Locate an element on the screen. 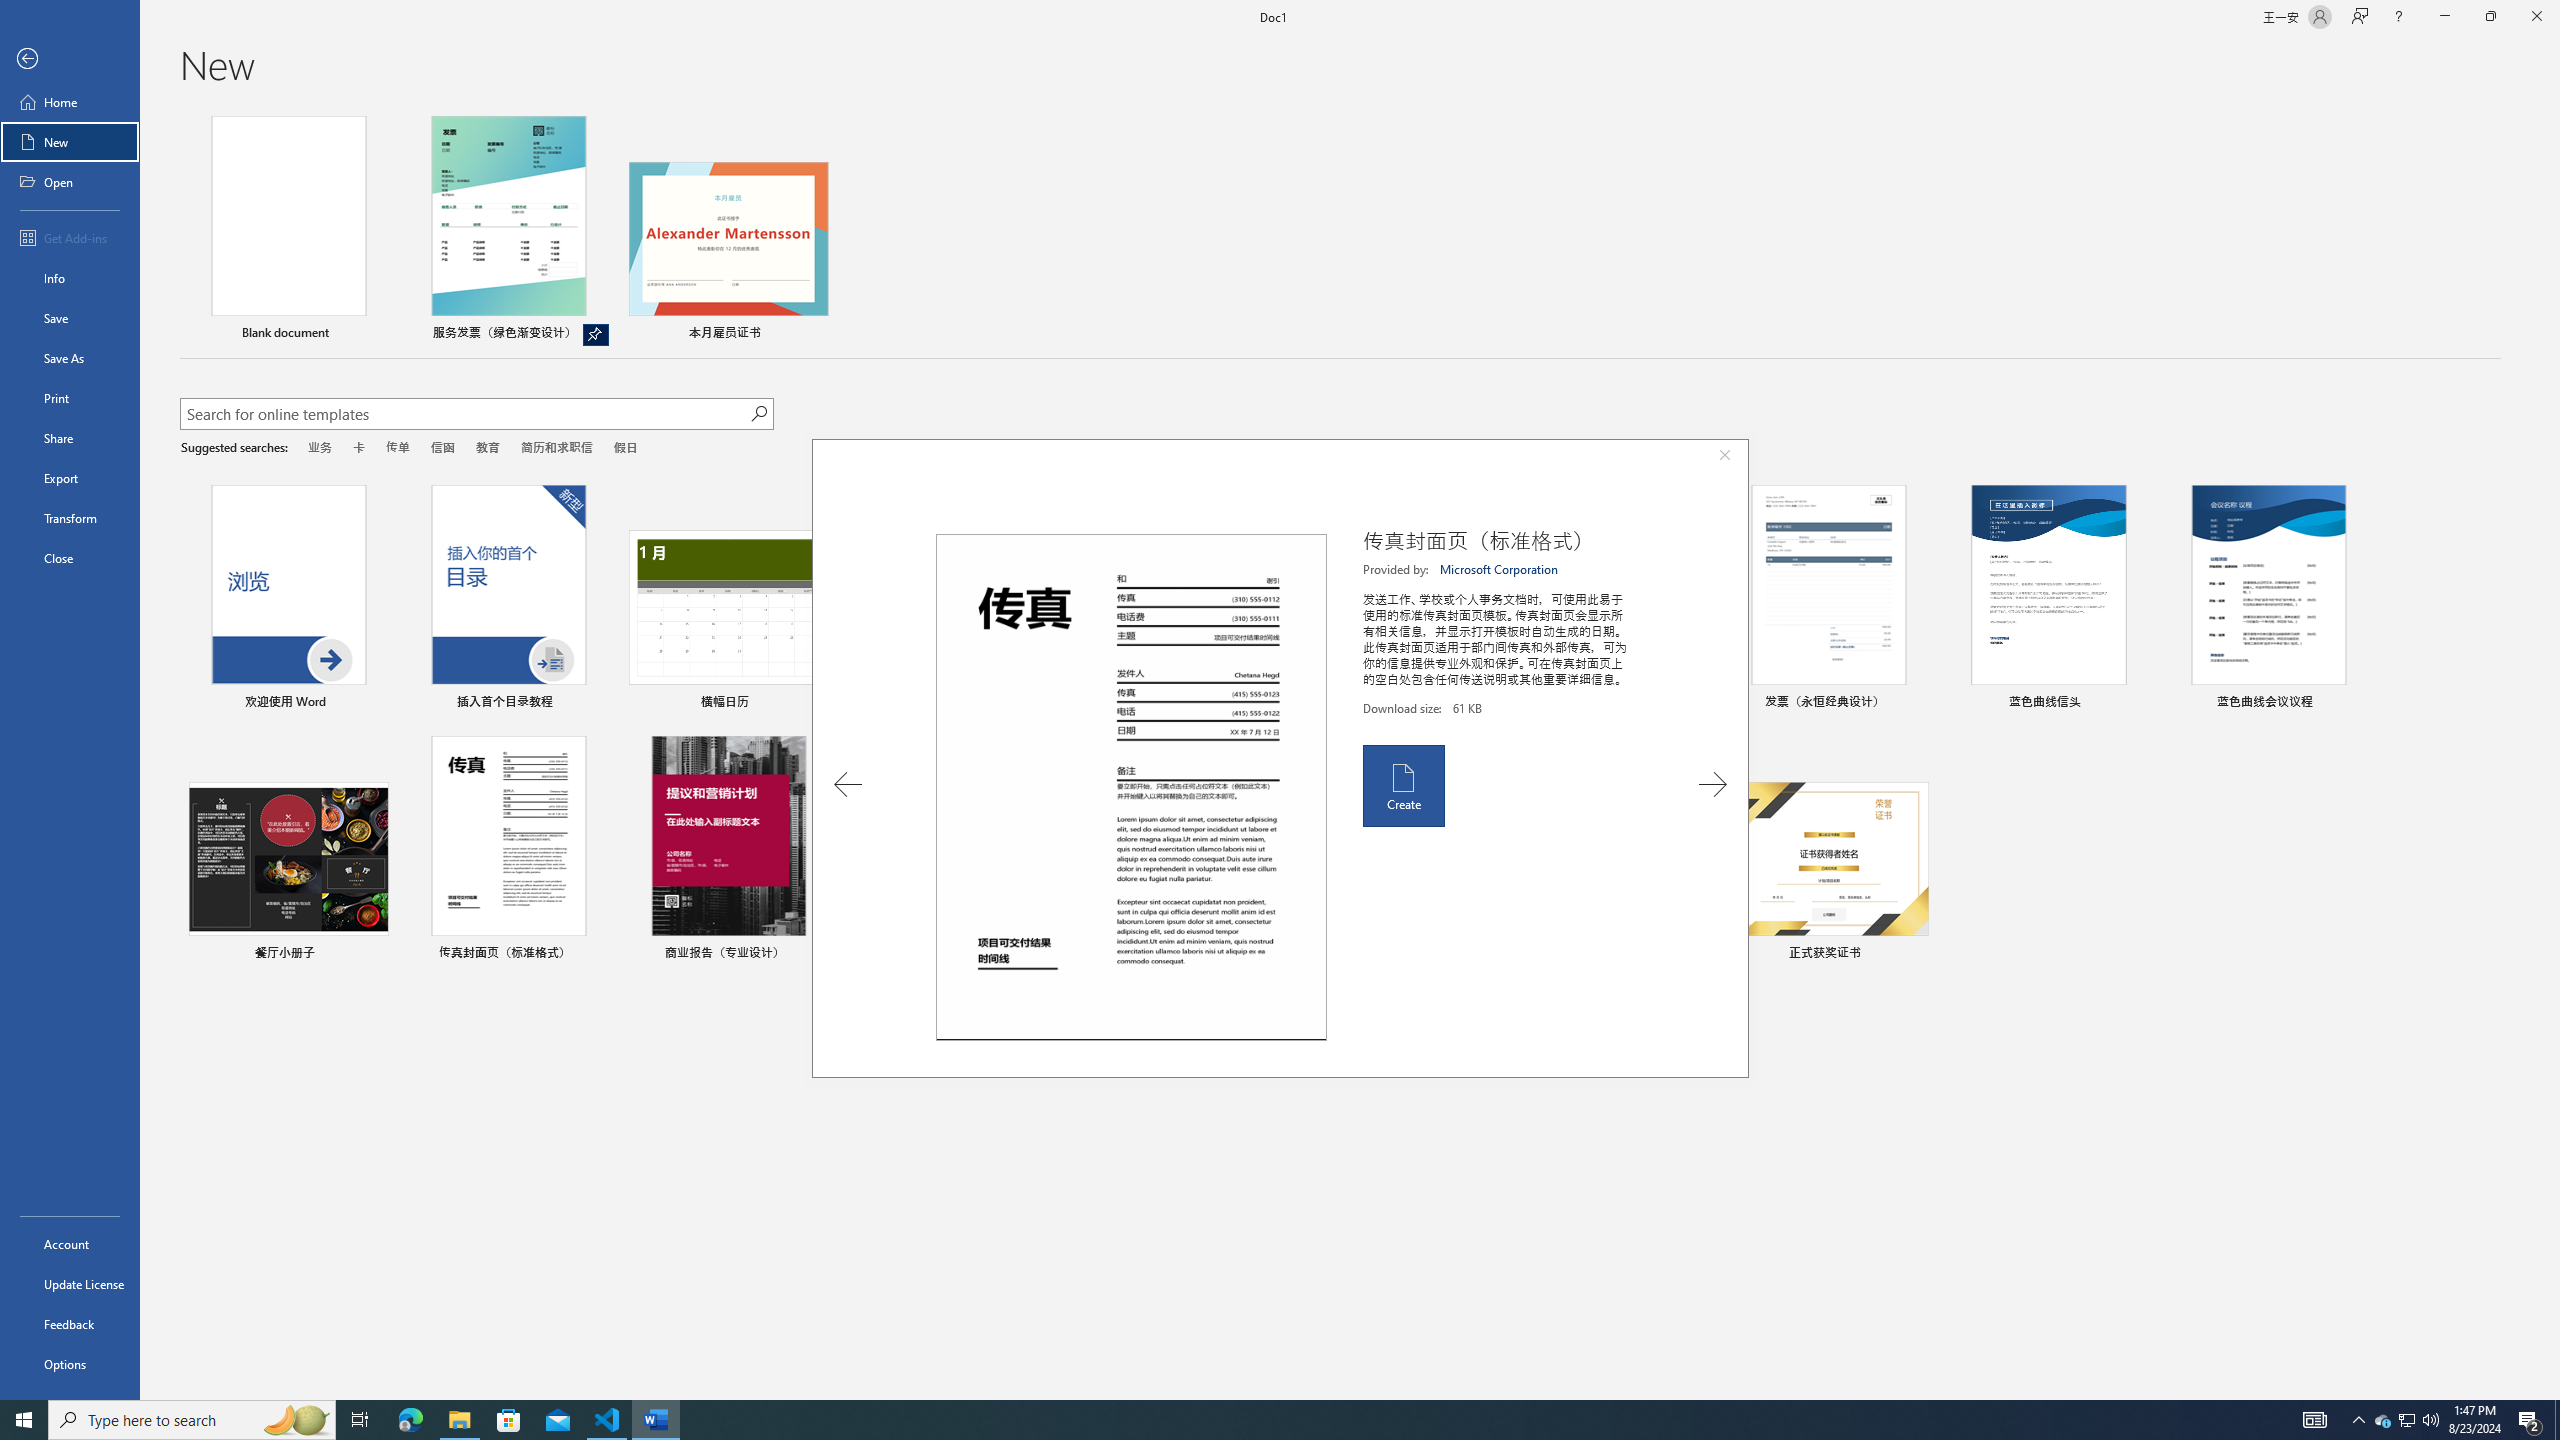 The width and height of the screenshot is (2560, 1440). 'Feedback' is located at coordinates (69, 1324).